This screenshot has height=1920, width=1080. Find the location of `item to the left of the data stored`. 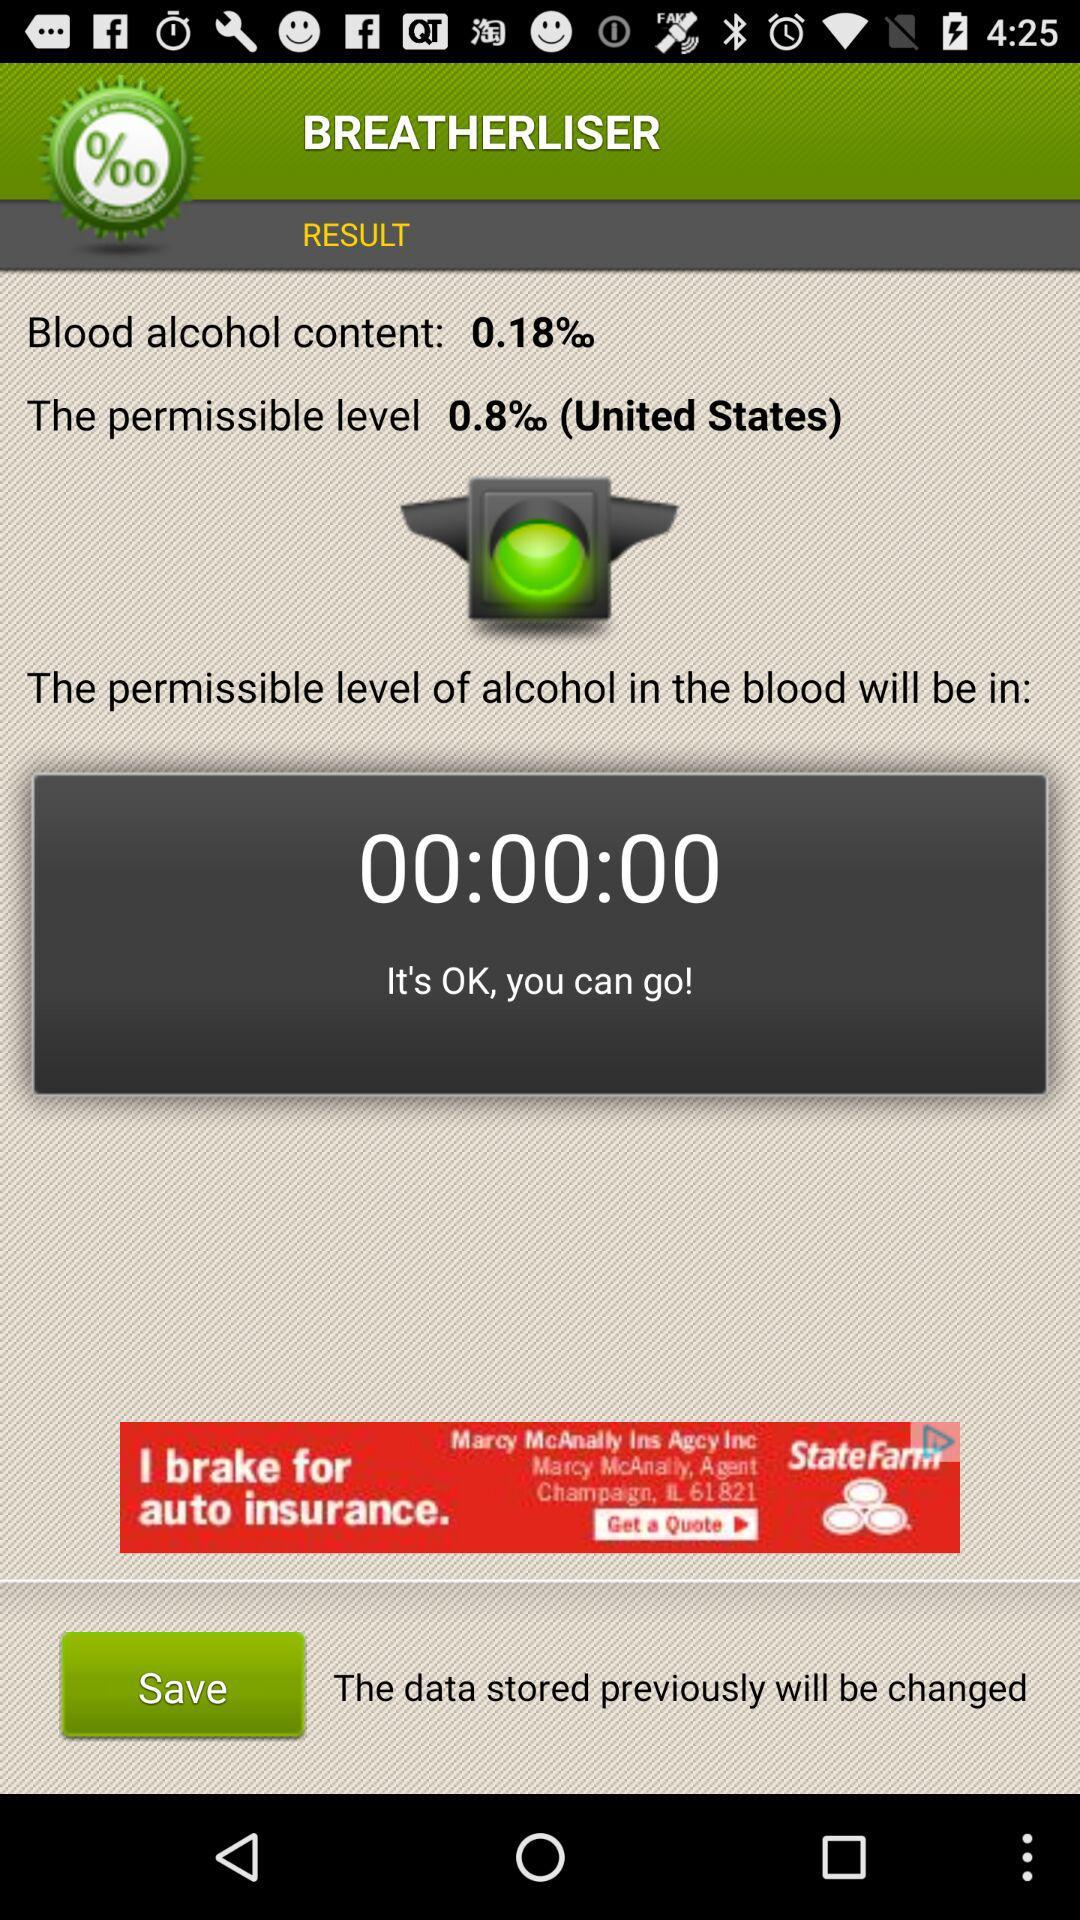

item to the left of the data stored is located at coordinates (182, 1685).